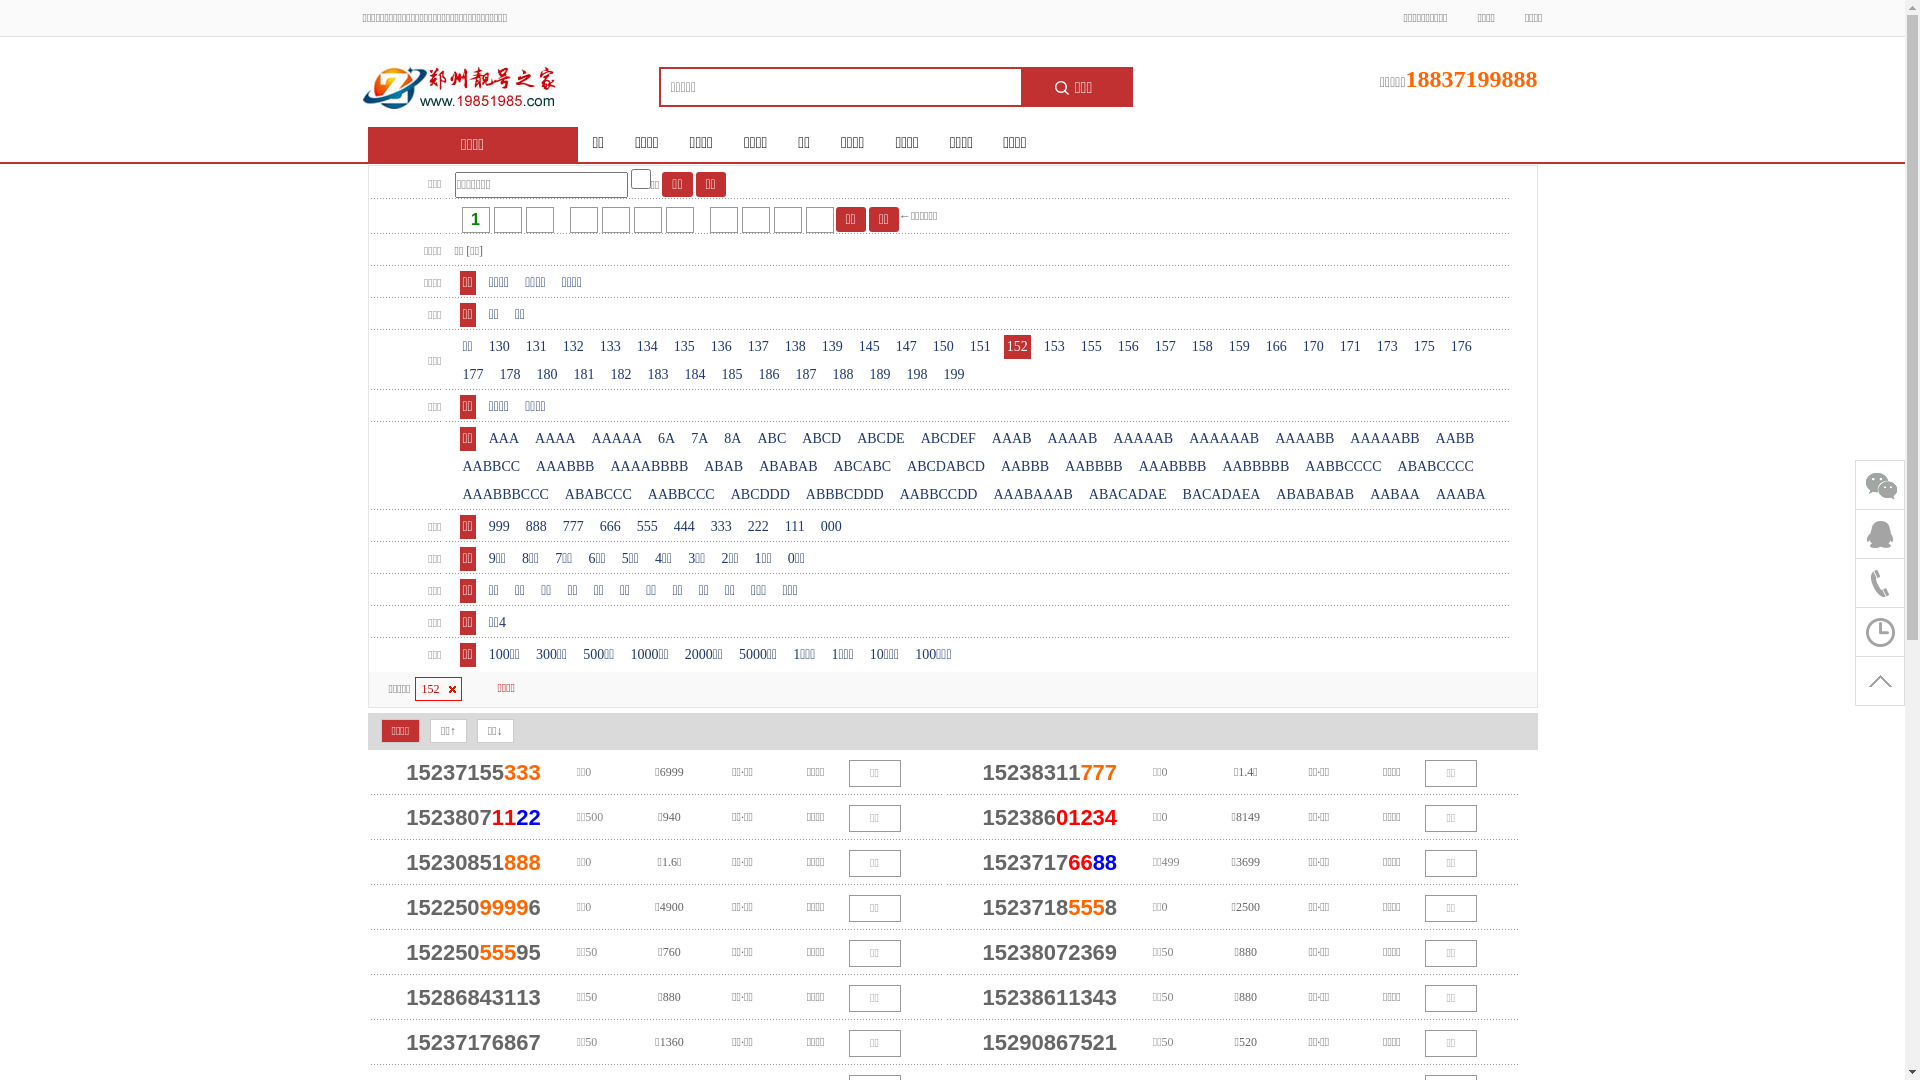 This screenshot has height=1080, width=1920. I want to click on '133', so click(595, 346).